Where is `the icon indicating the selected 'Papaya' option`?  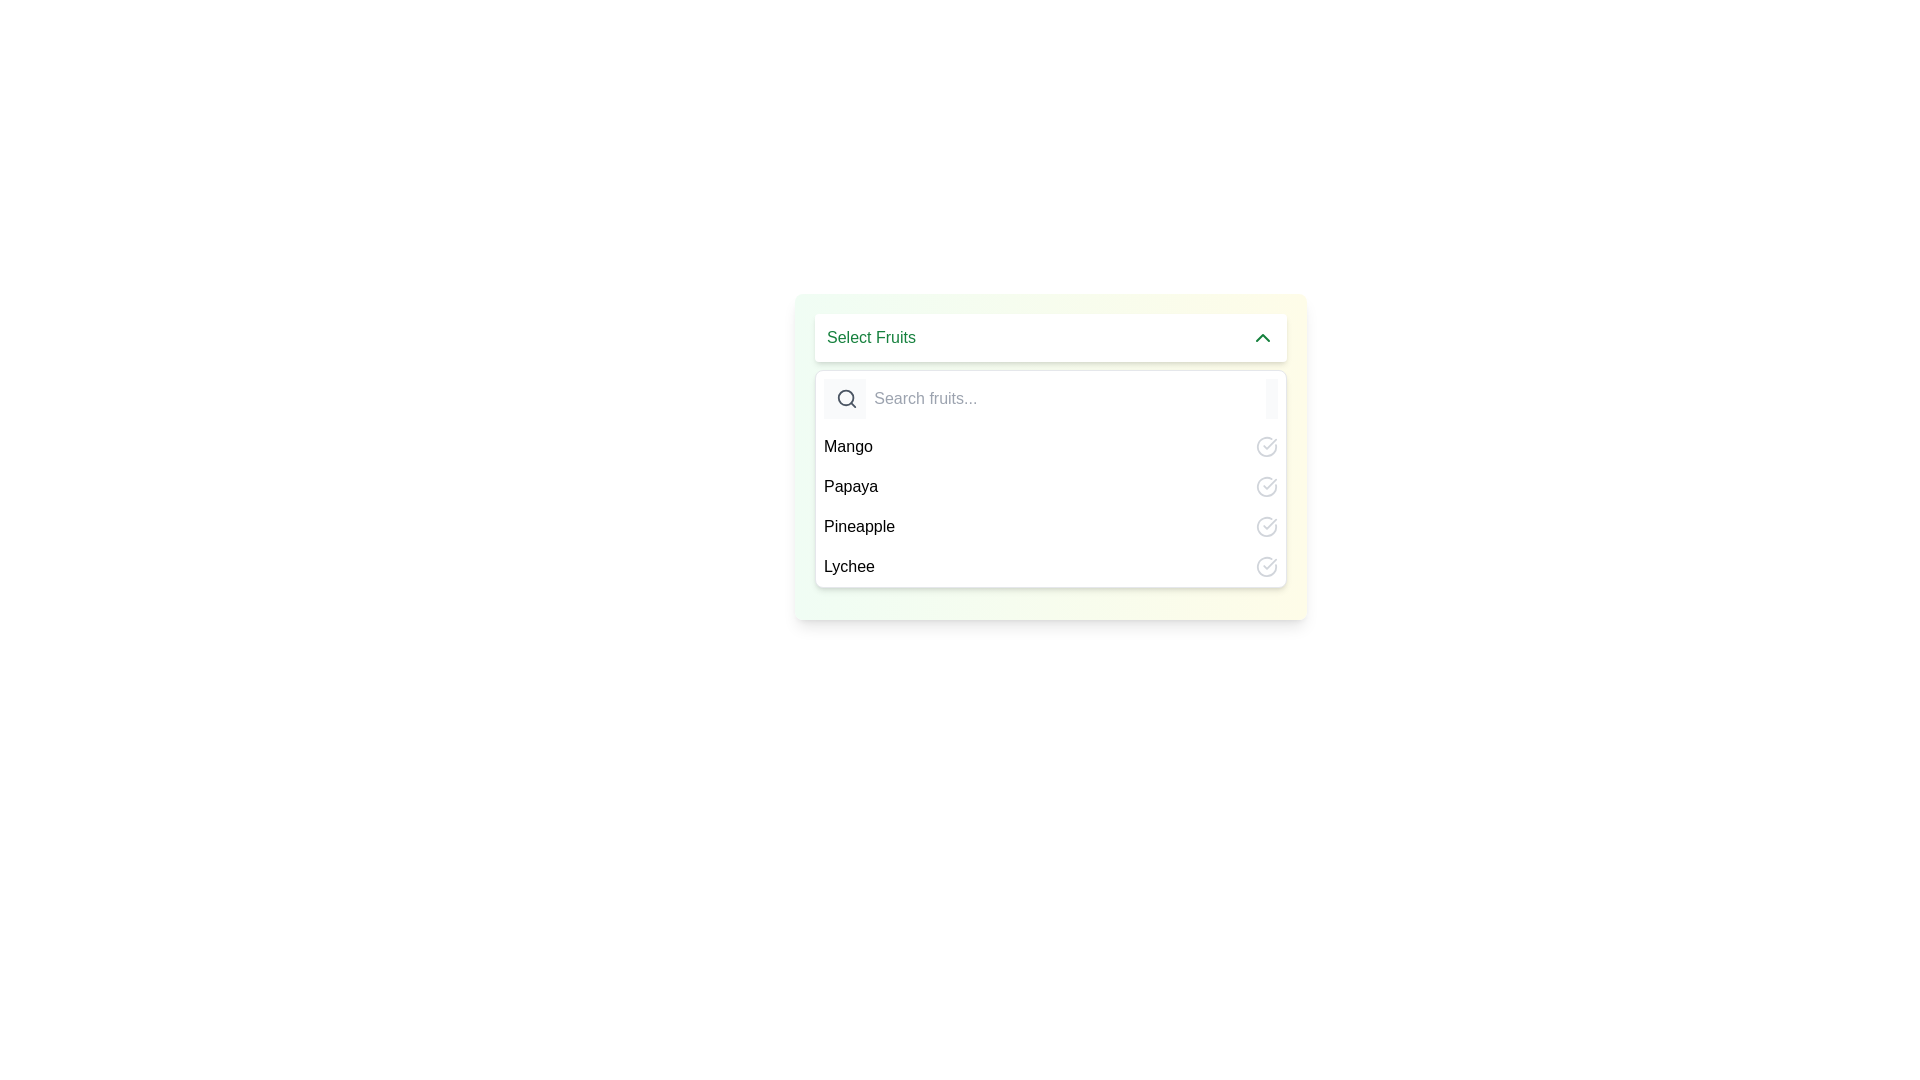
the icon indicating the selected 'Papaya' option is located at coordinates (1266, 486).